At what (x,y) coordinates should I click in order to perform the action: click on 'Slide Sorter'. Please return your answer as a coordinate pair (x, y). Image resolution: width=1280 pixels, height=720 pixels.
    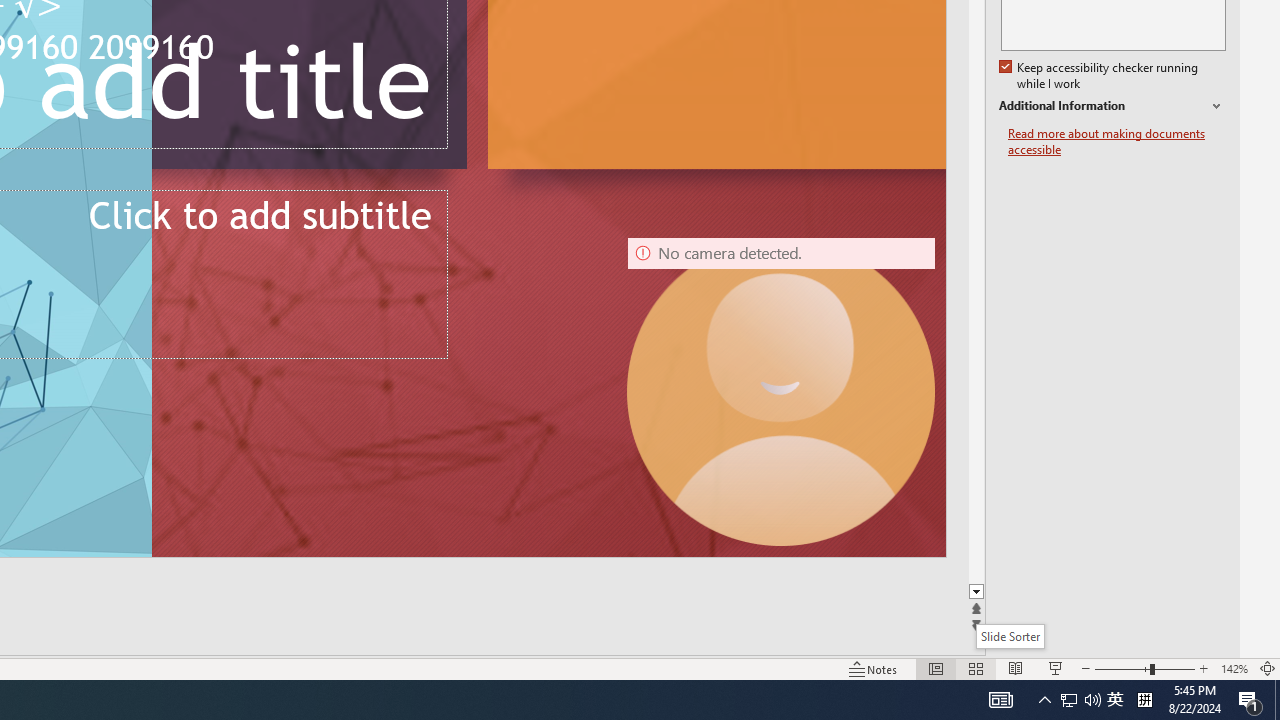
    Looking at the image, I should click on (1009, 636).